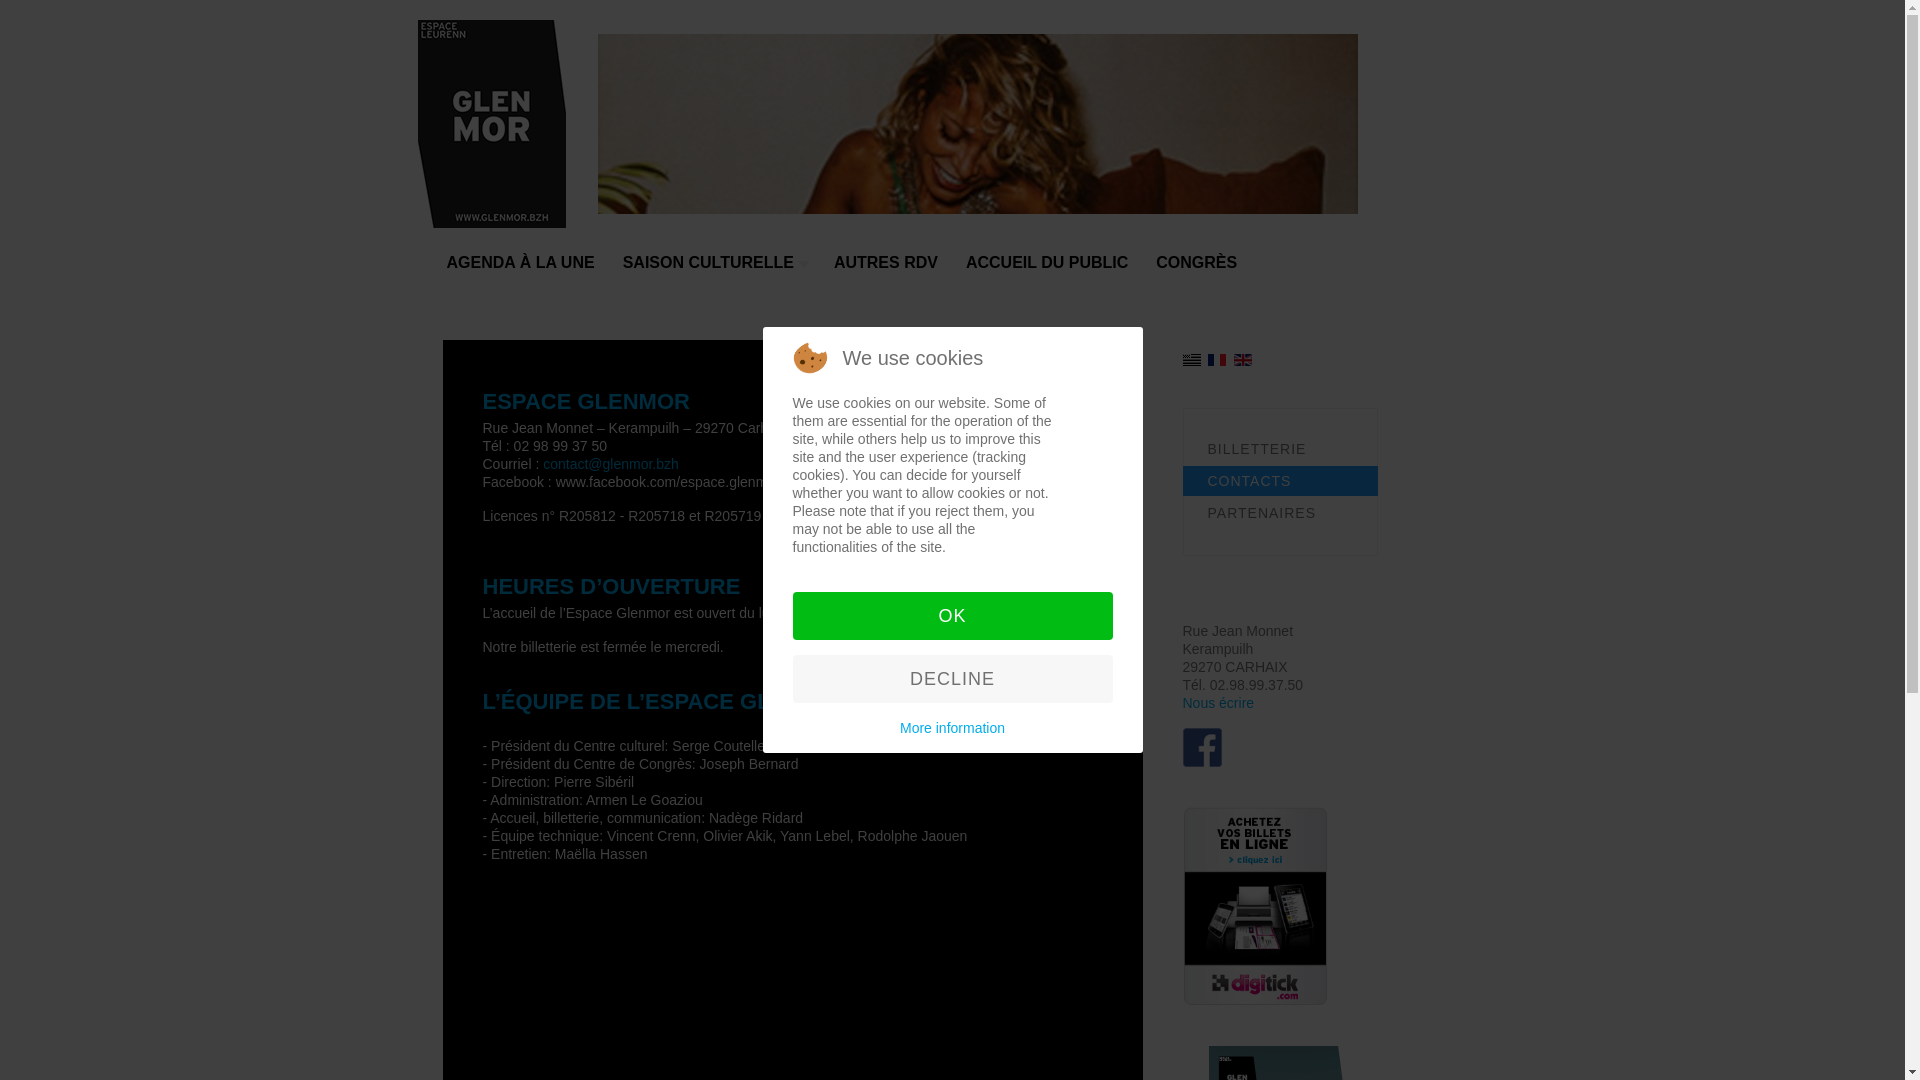  I want to click on 'Facebook', so click(1200, 747).